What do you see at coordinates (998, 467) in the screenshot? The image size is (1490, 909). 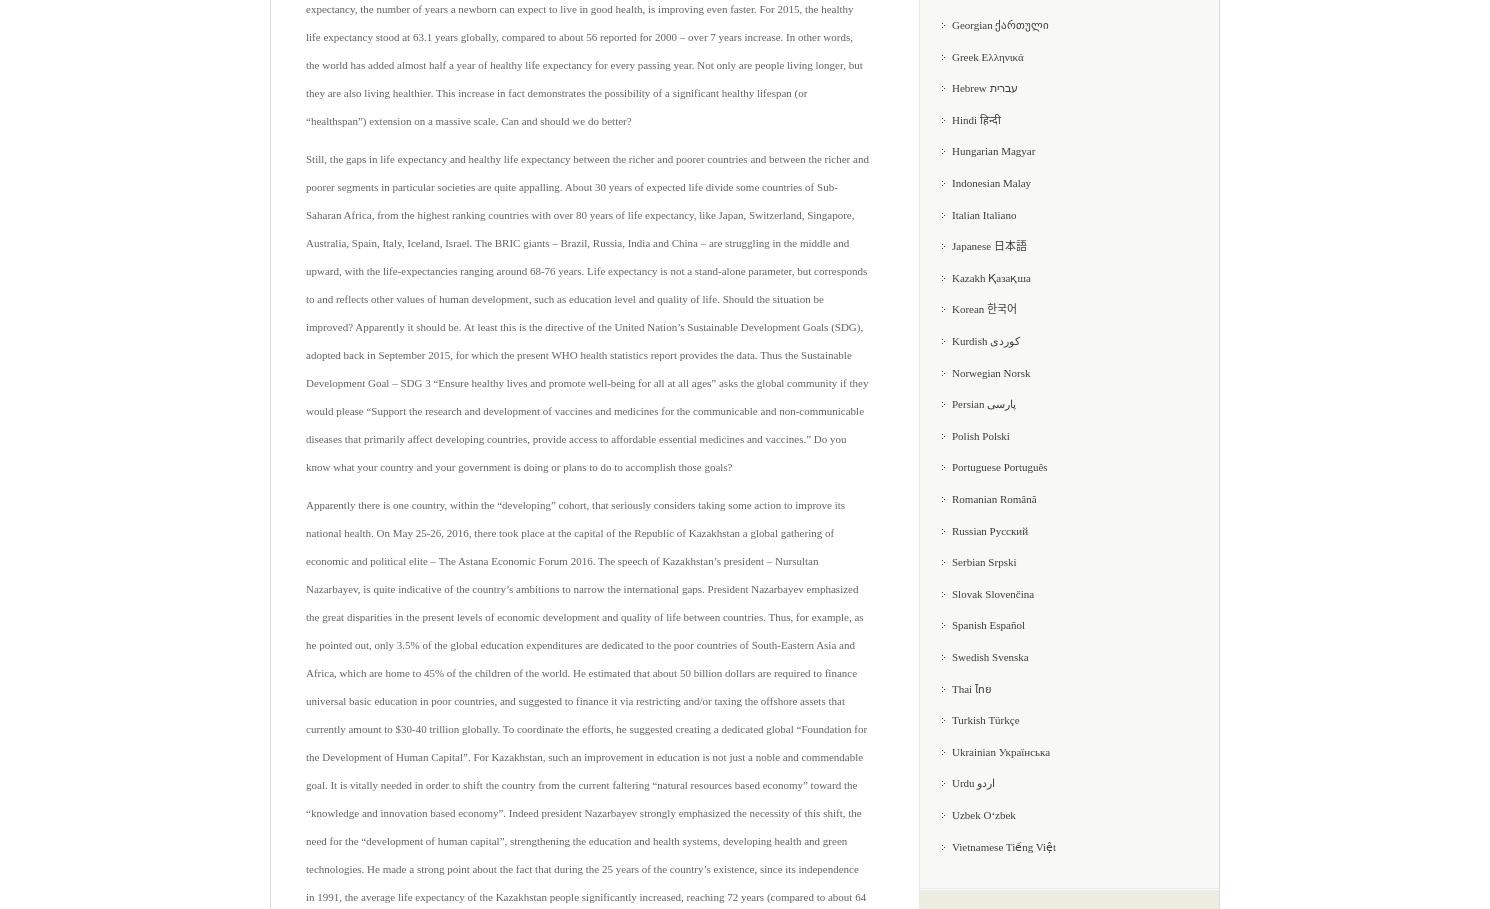 I see `'Portuguese Português'` at bounding box center [998, 467].